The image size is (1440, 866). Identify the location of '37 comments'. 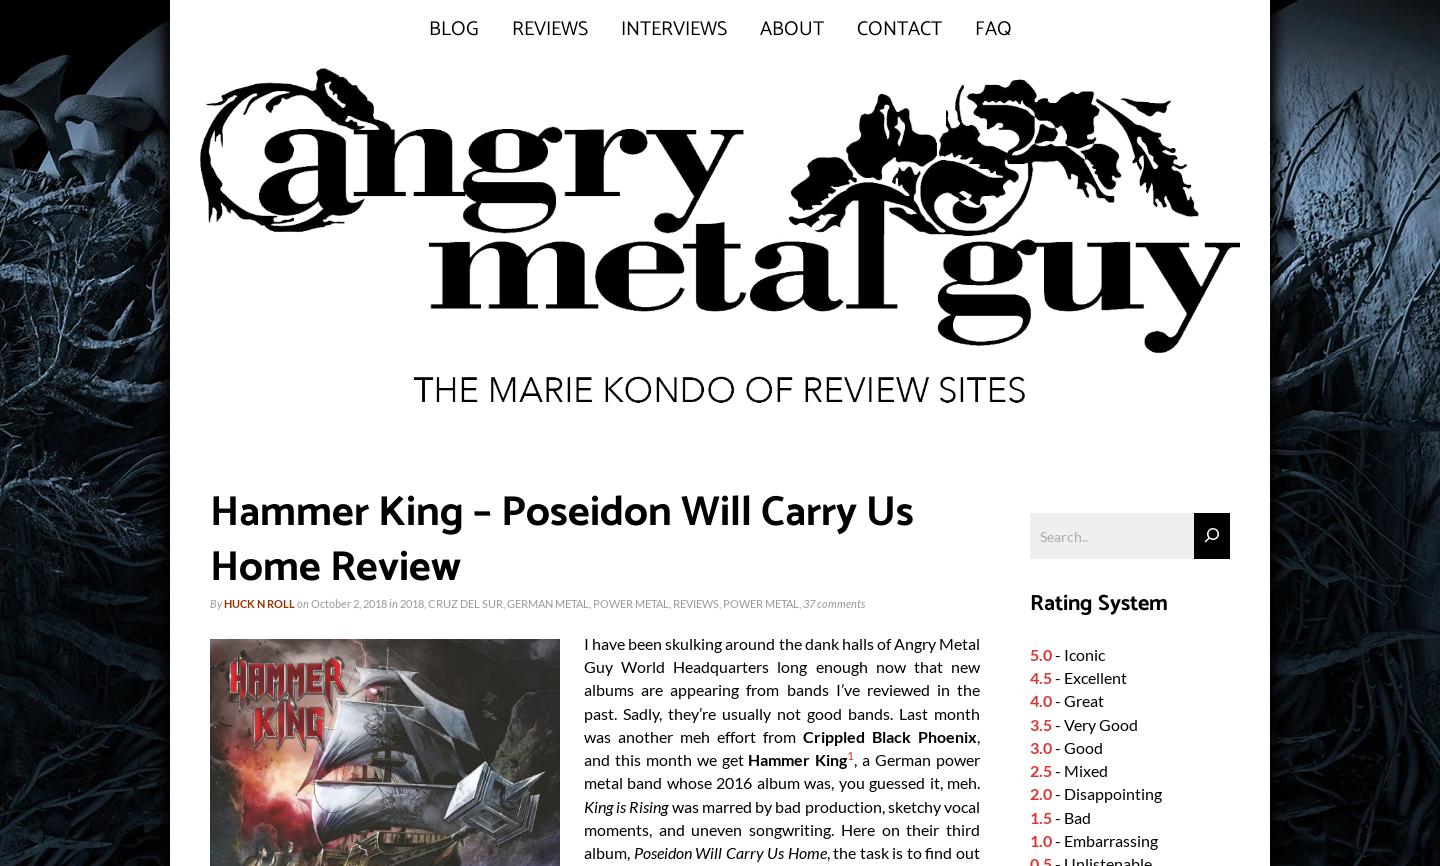
(834, 603).